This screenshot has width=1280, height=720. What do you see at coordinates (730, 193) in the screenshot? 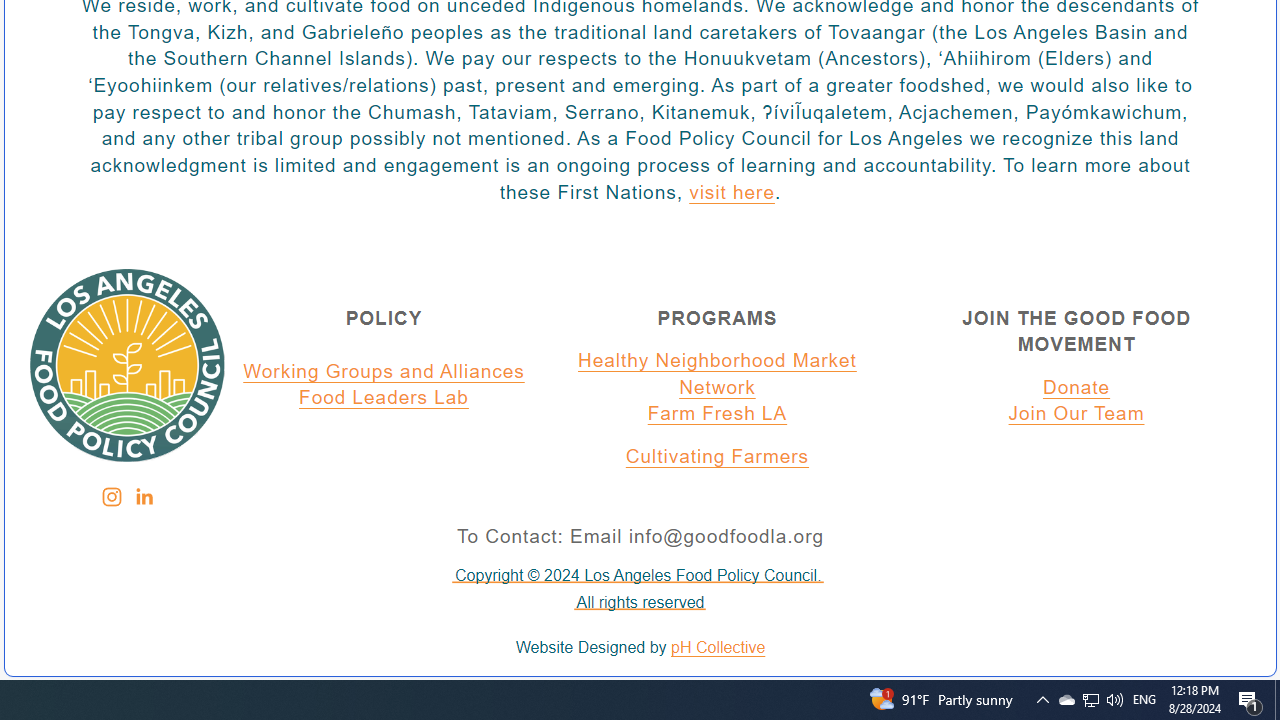
I see `'visit here'` at bounding box center [730, 193].